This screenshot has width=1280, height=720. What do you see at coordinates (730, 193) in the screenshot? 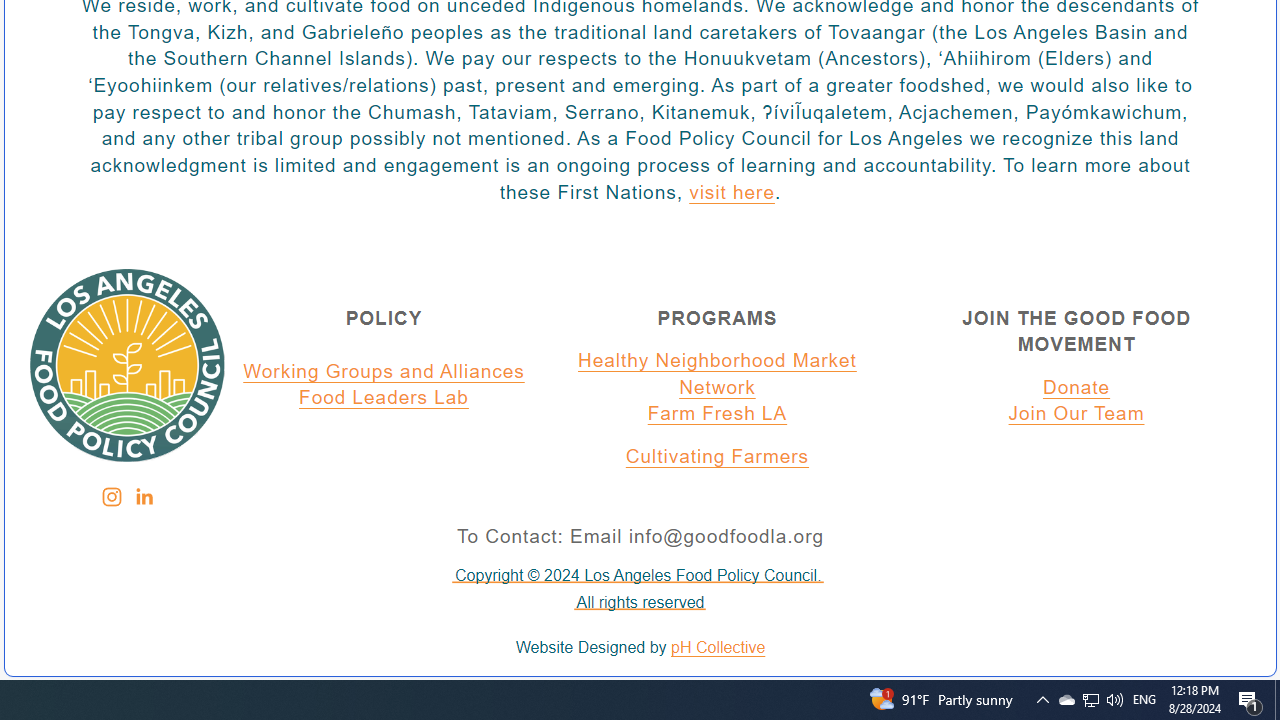
I see `'visit here'` at bounding box center [730, 193].